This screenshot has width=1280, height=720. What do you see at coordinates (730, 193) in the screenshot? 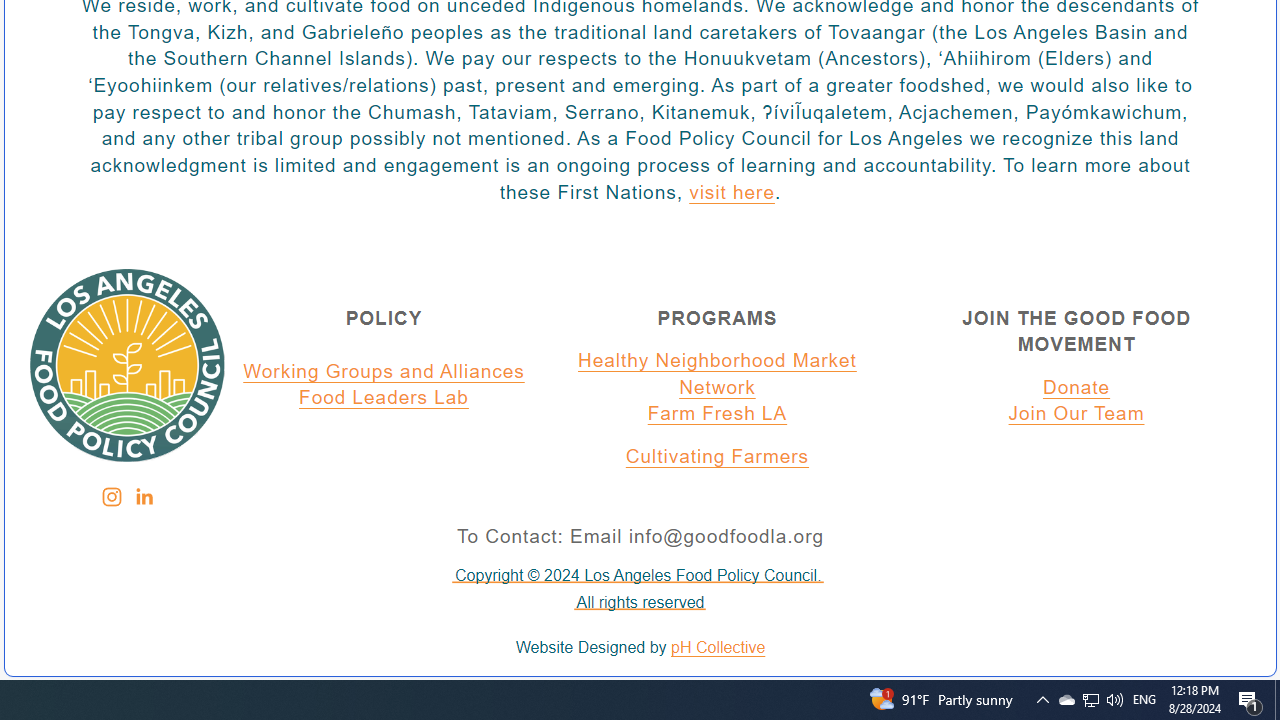
I see `'visit here'` at bounding box center [730, 193].